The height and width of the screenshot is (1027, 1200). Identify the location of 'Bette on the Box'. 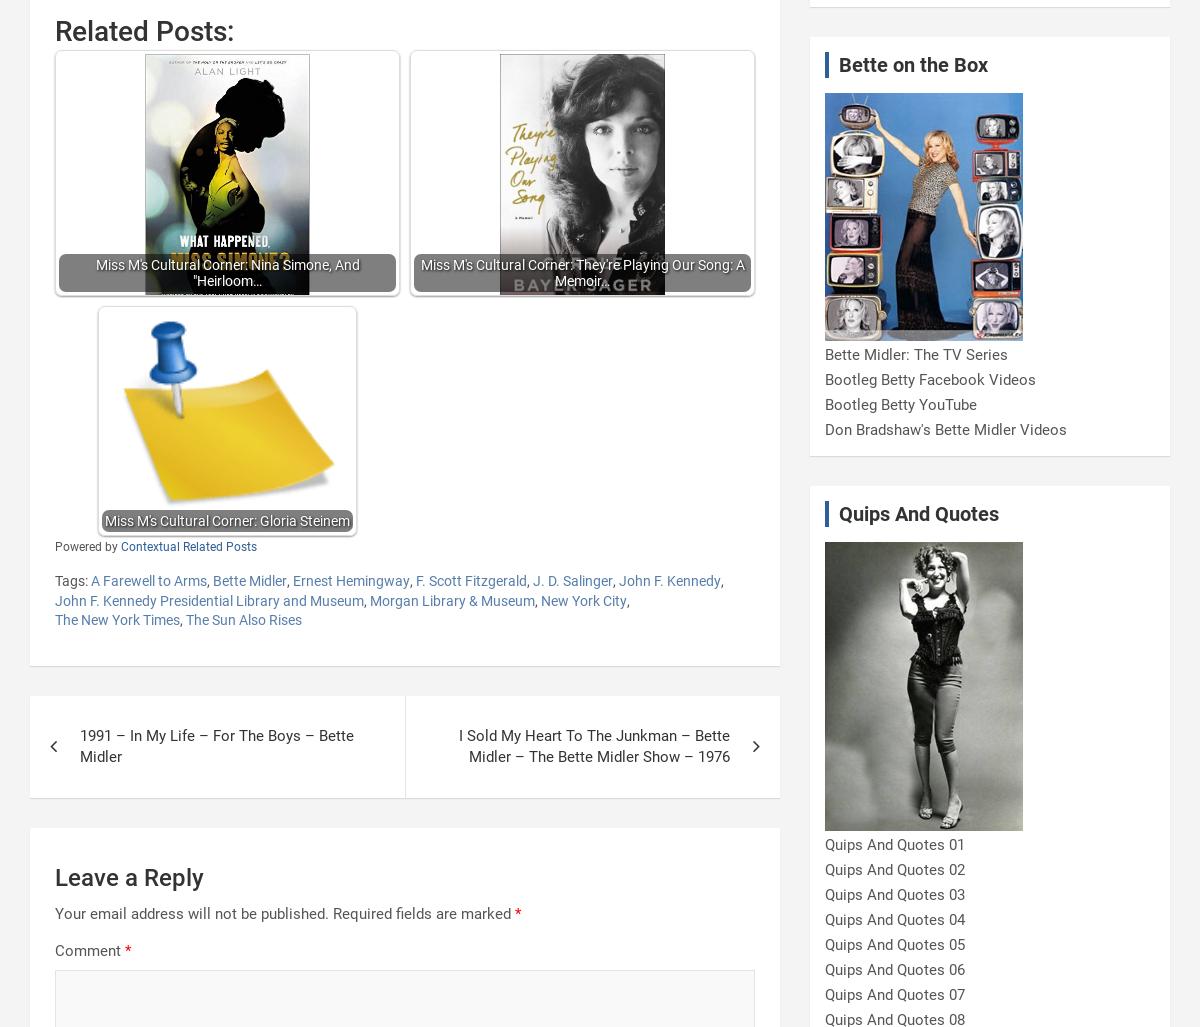
(913, 64).